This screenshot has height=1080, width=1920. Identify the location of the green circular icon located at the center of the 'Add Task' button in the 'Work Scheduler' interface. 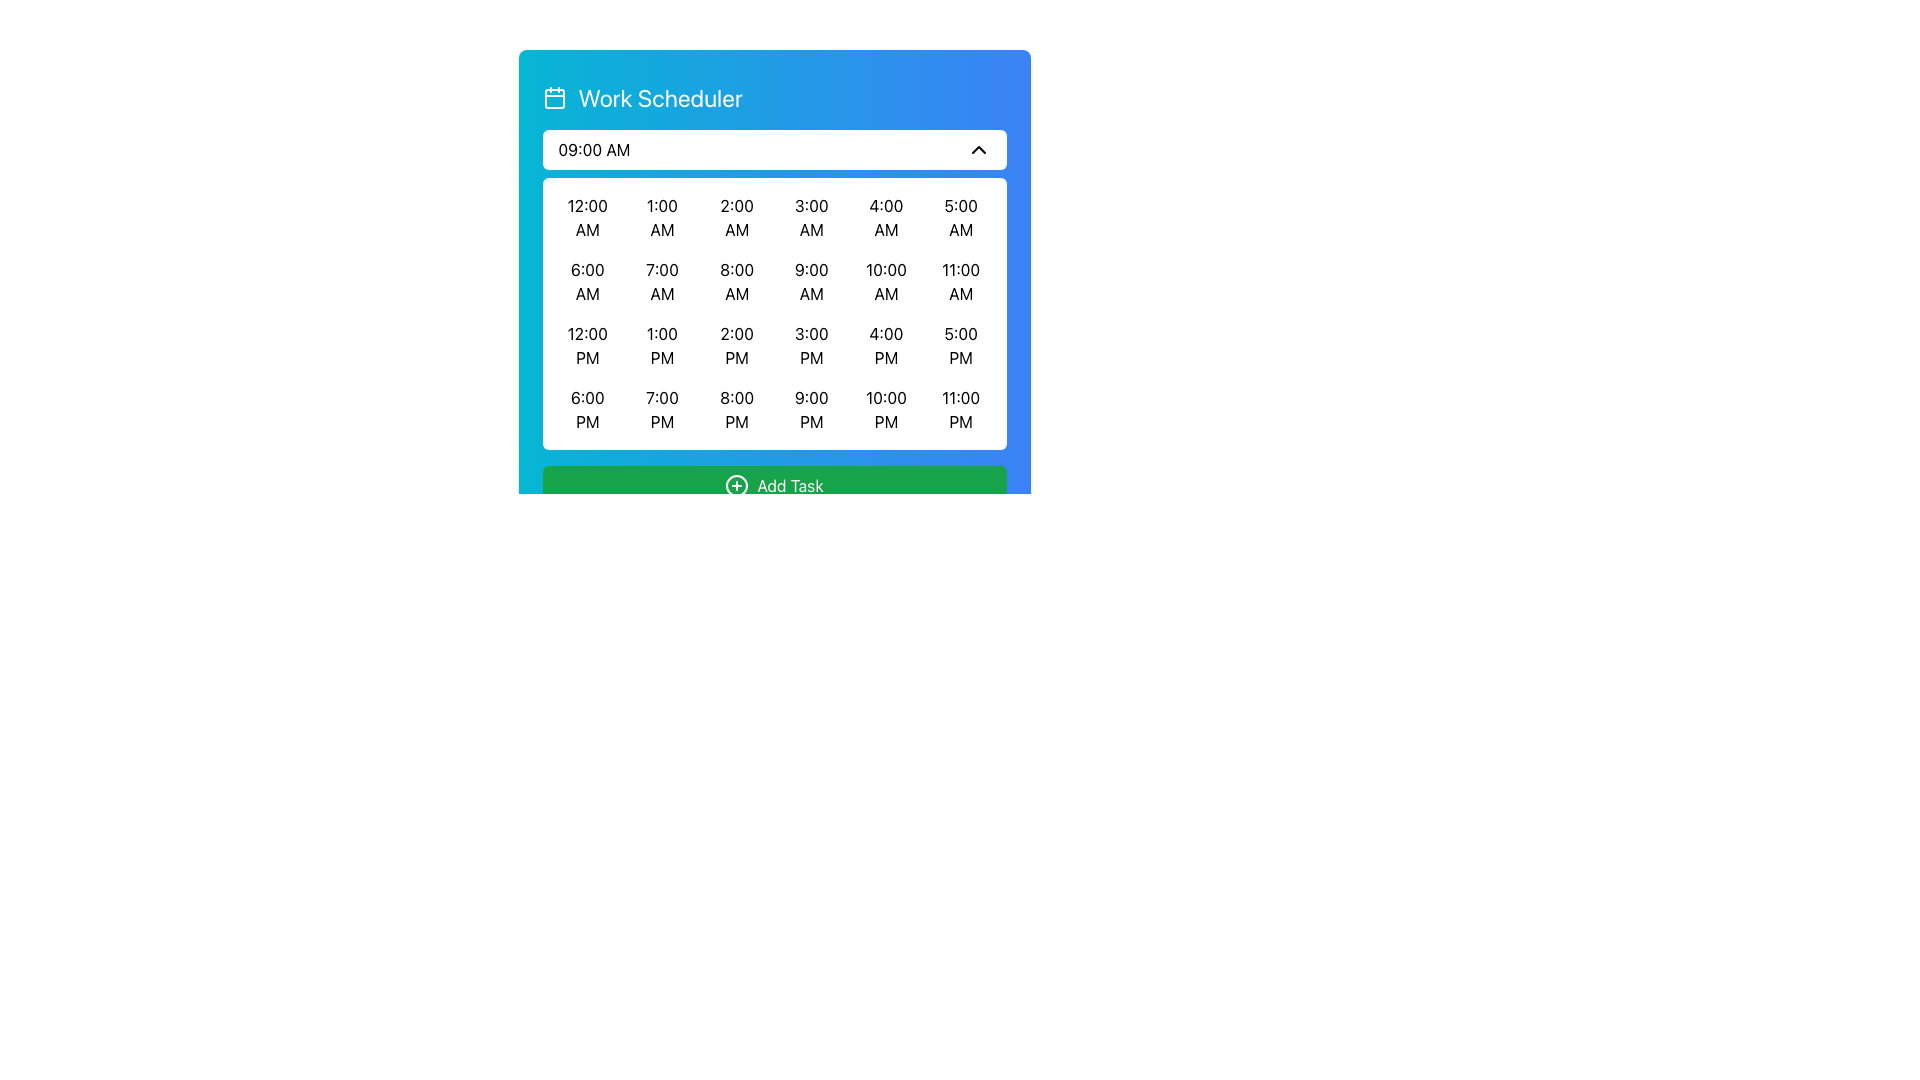
(736, 486).